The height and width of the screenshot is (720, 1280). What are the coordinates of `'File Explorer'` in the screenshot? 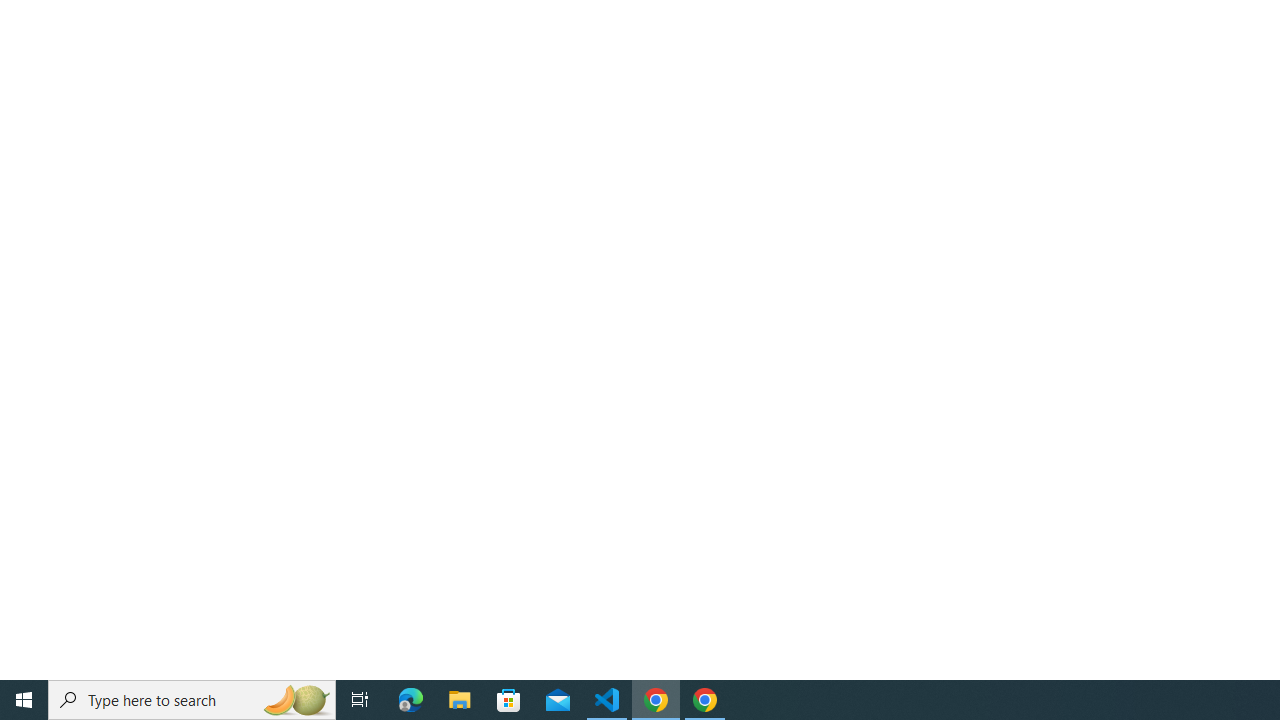 It's located at (459, 698).